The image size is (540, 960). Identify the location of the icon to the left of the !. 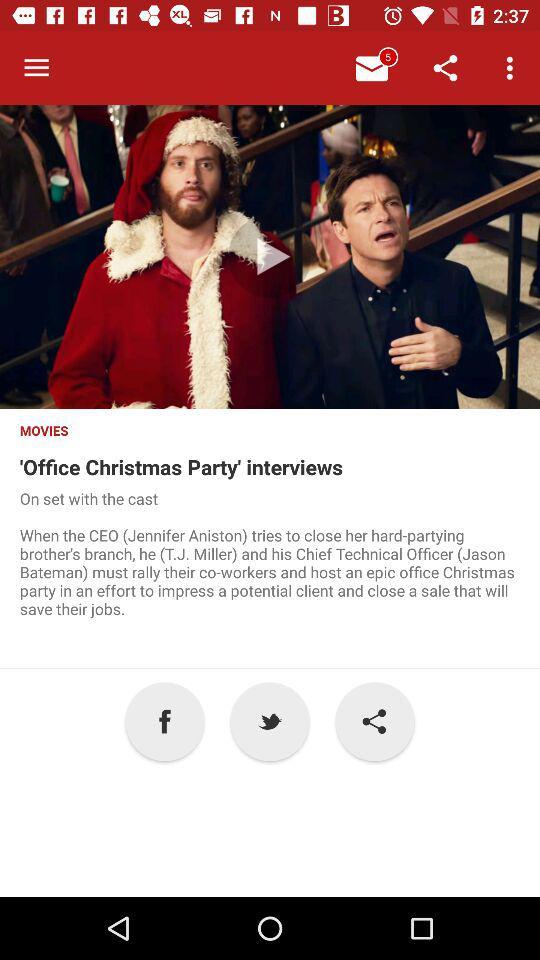
(270, 720).